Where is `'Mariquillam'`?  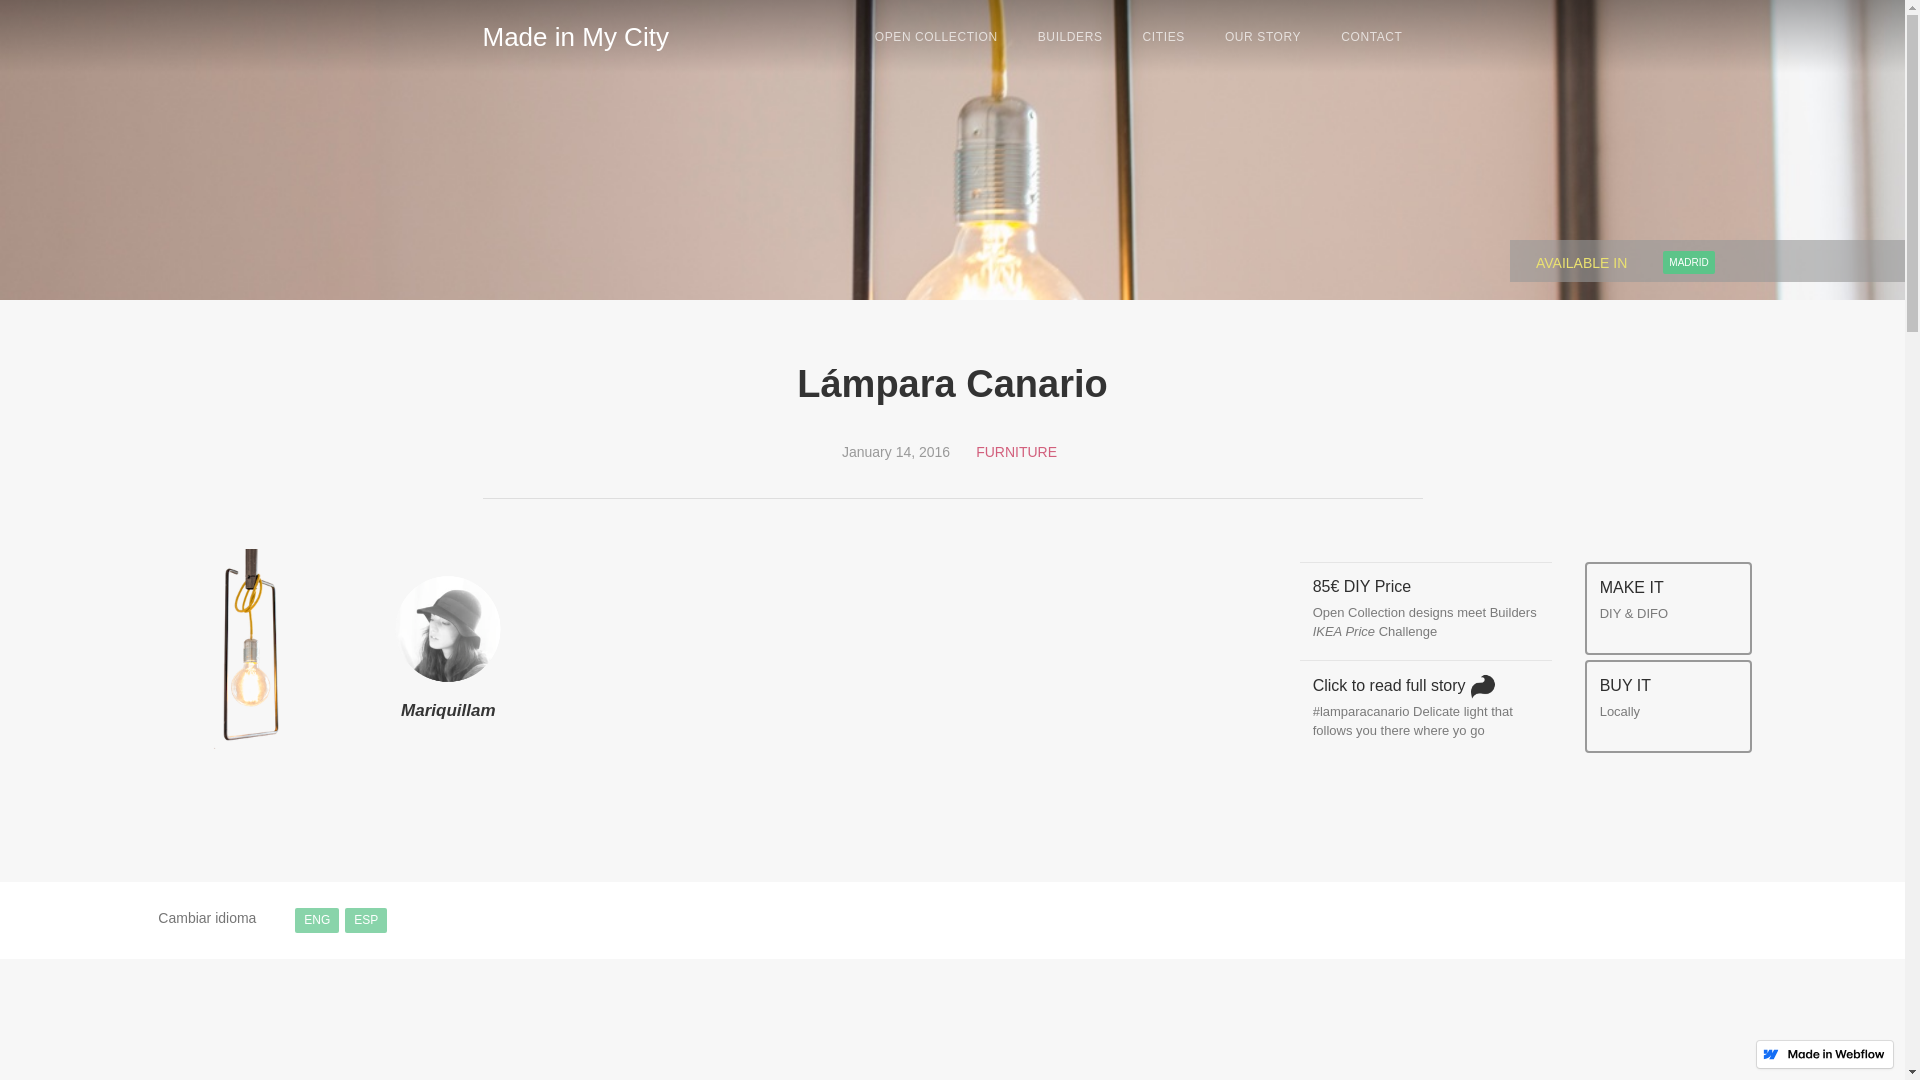
'Mariquillam' is located at coordinates (446, 709).